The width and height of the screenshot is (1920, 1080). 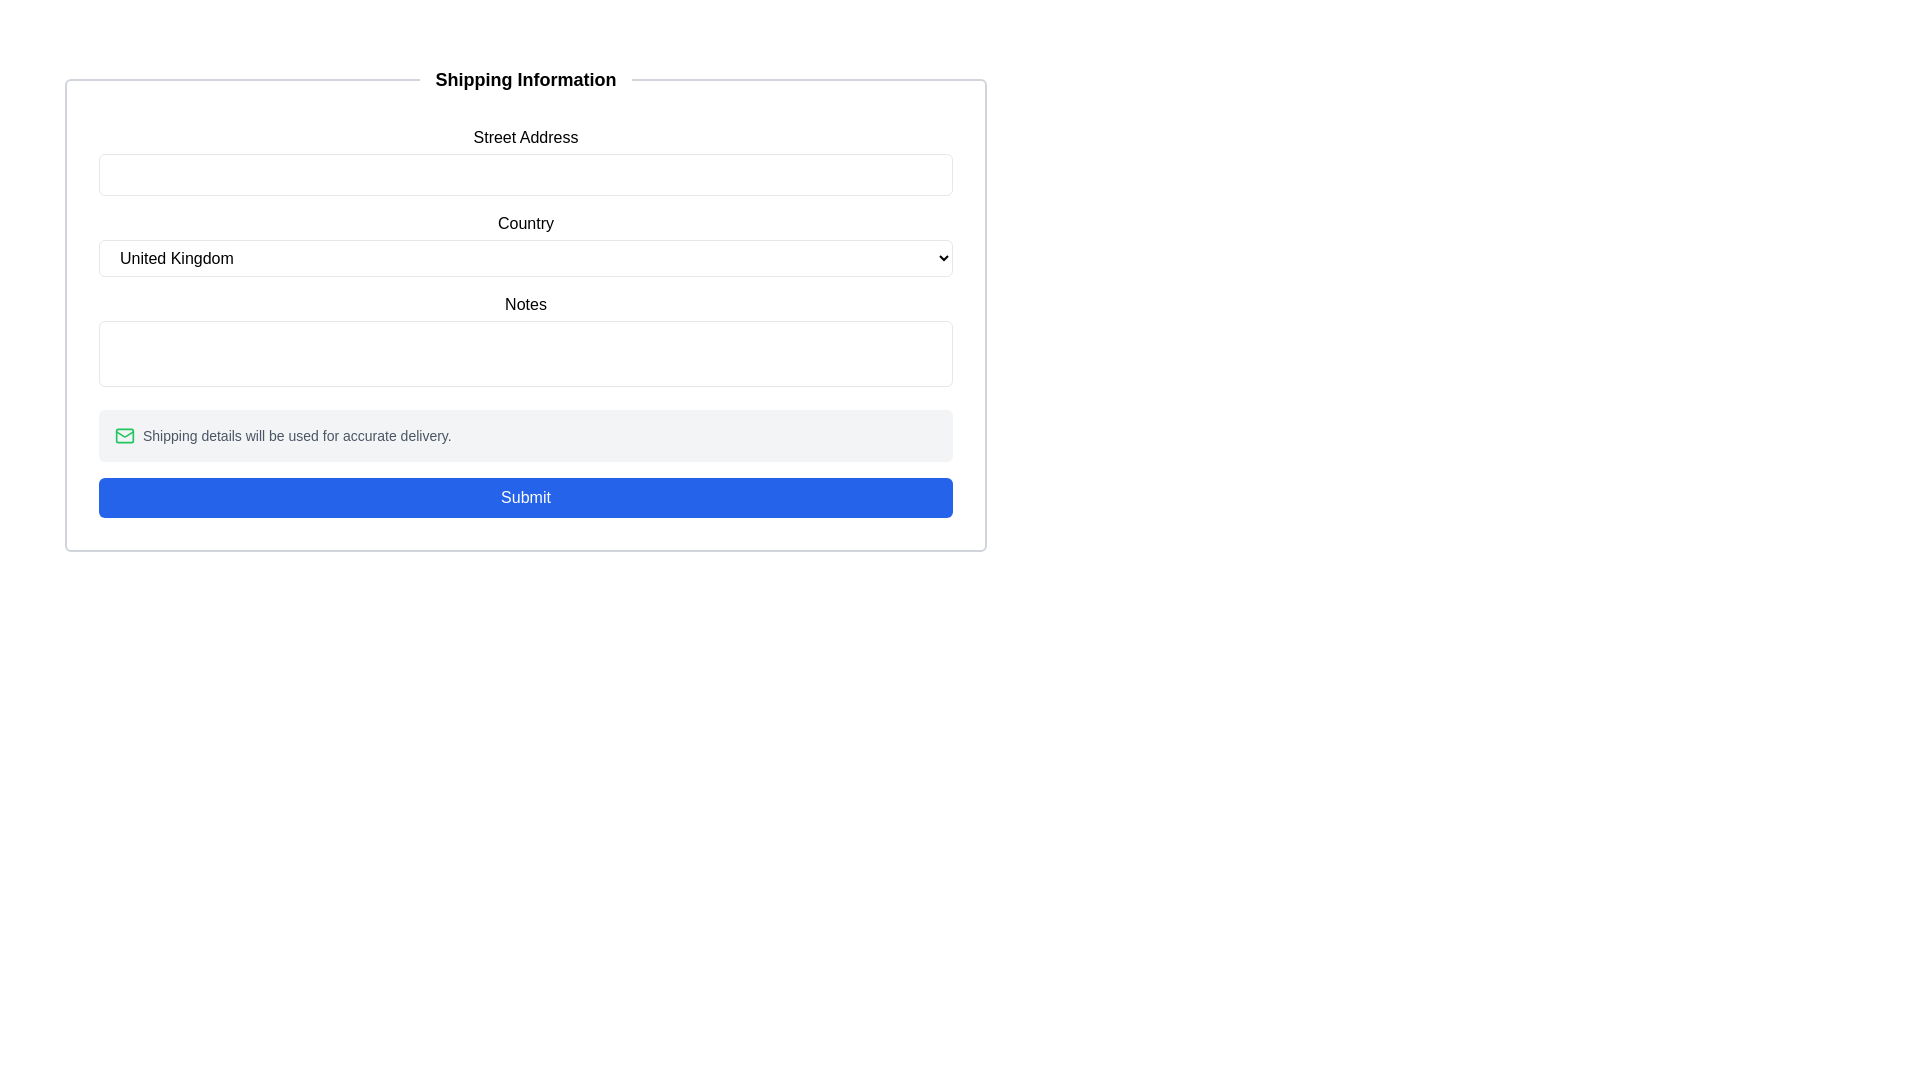 I want to click on the 'Submit' button located at the bottom of the 'Shipping Information' section, so click(x=526, y=496).